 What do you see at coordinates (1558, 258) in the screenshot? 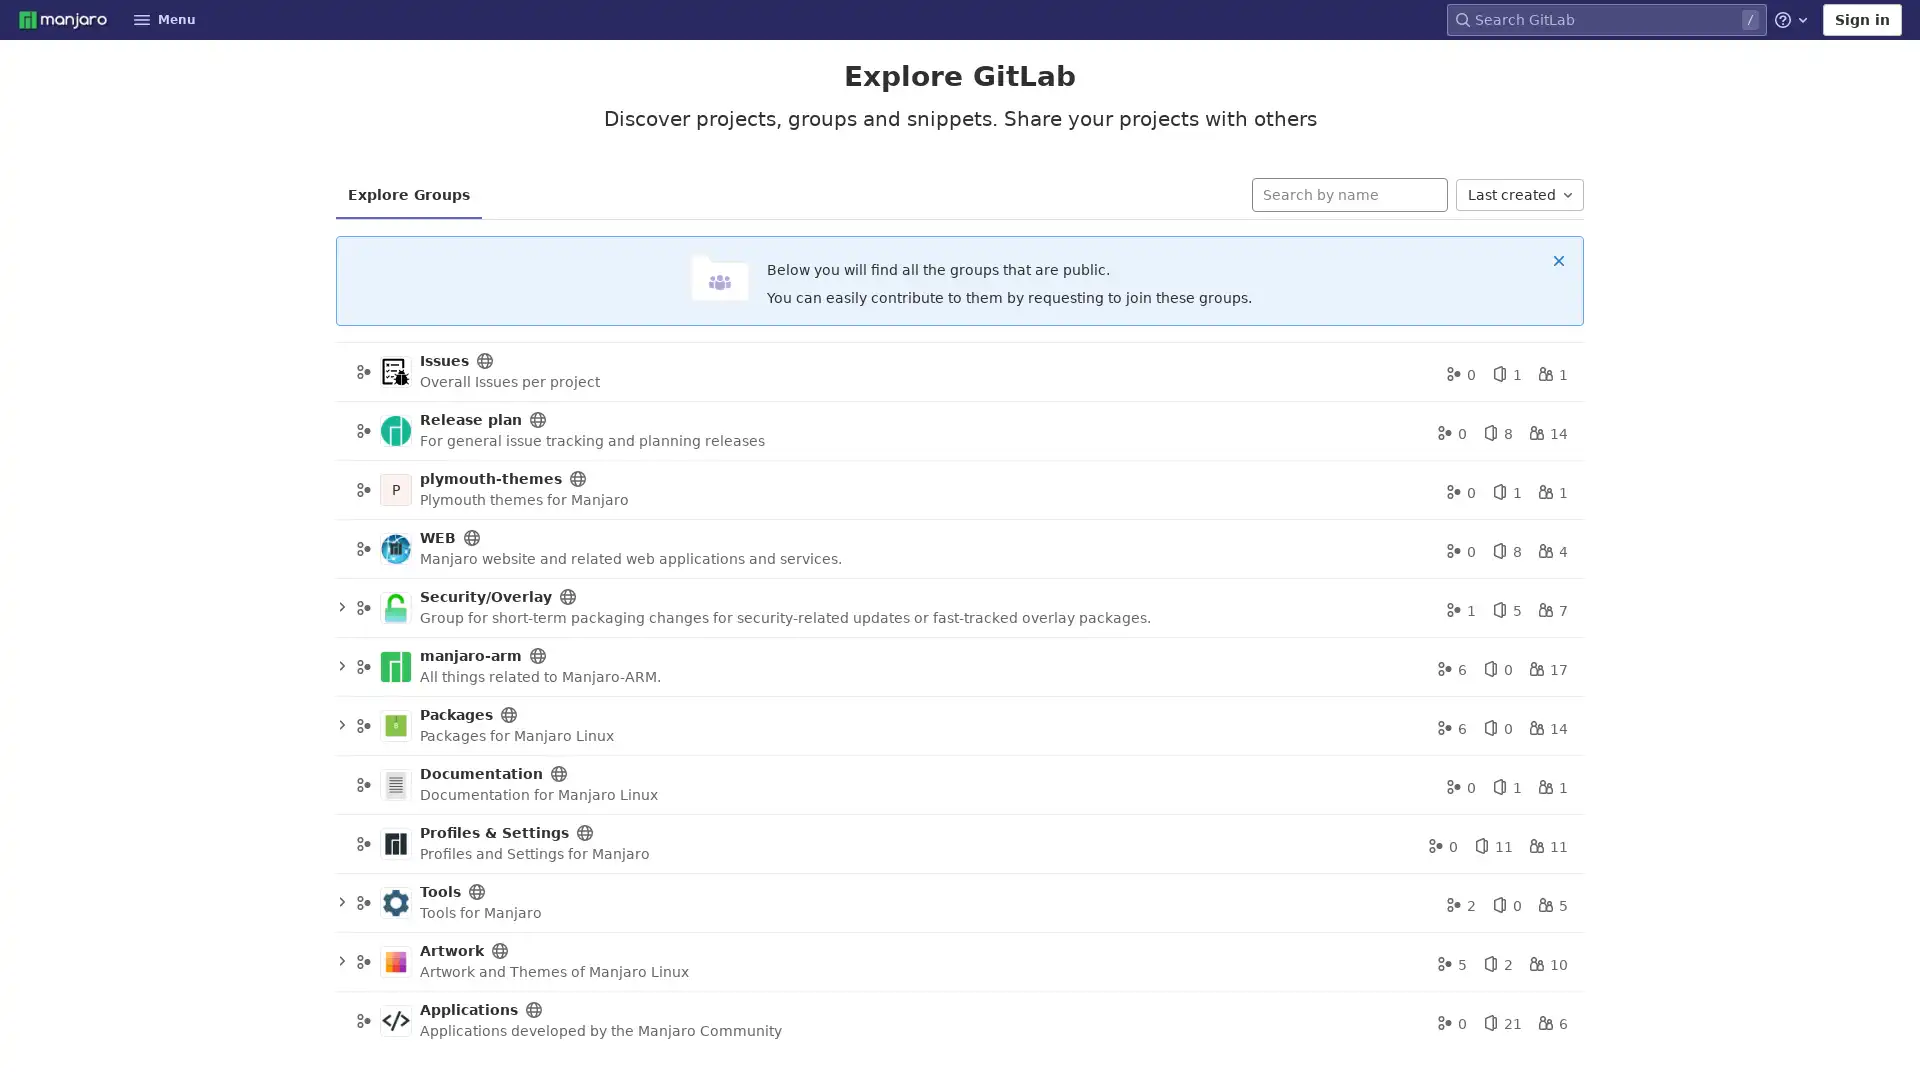
I see `Dismiss` at bounding box center [1558, 258].